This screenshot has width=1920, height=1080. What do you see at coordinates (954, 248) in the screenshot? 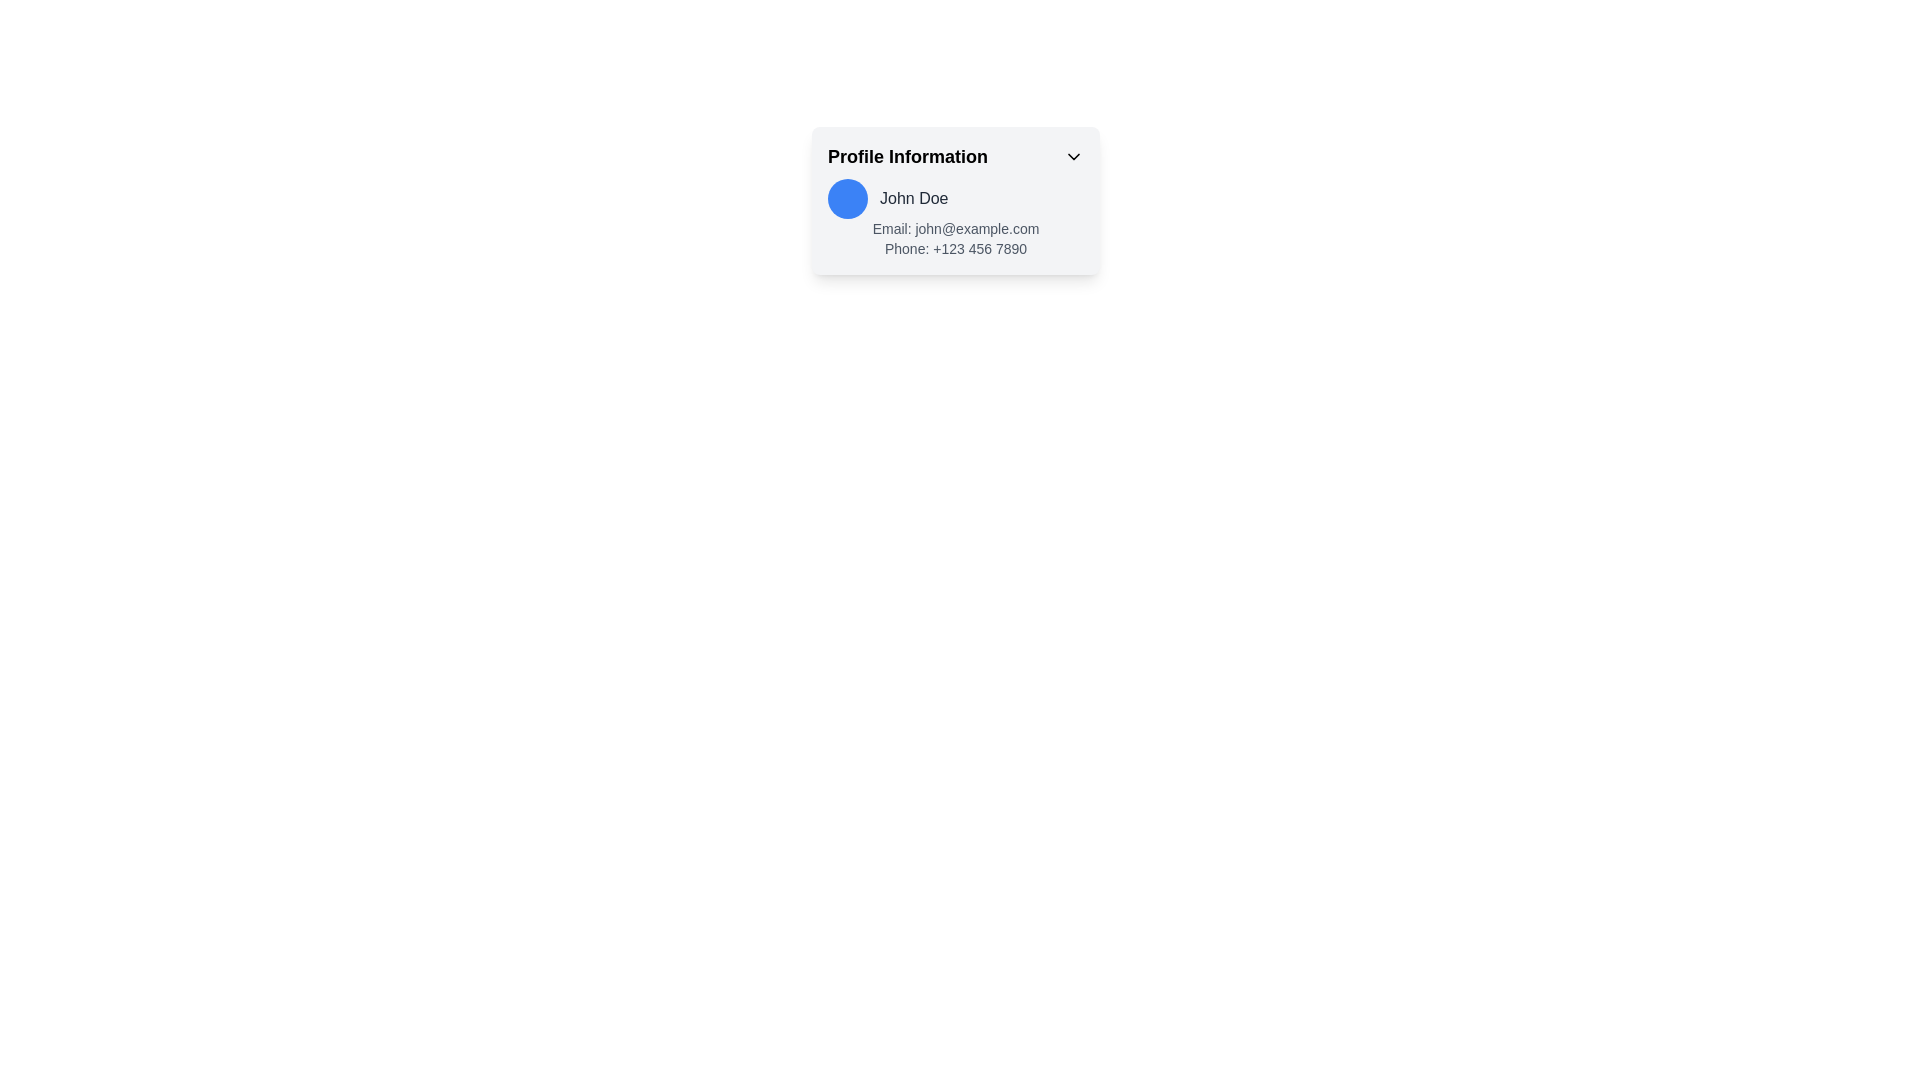
I see `the text field displaying 'Phone: +123 456 7890' in small gray font located at the bottom of the profile card` at bounding box center [954, 248].